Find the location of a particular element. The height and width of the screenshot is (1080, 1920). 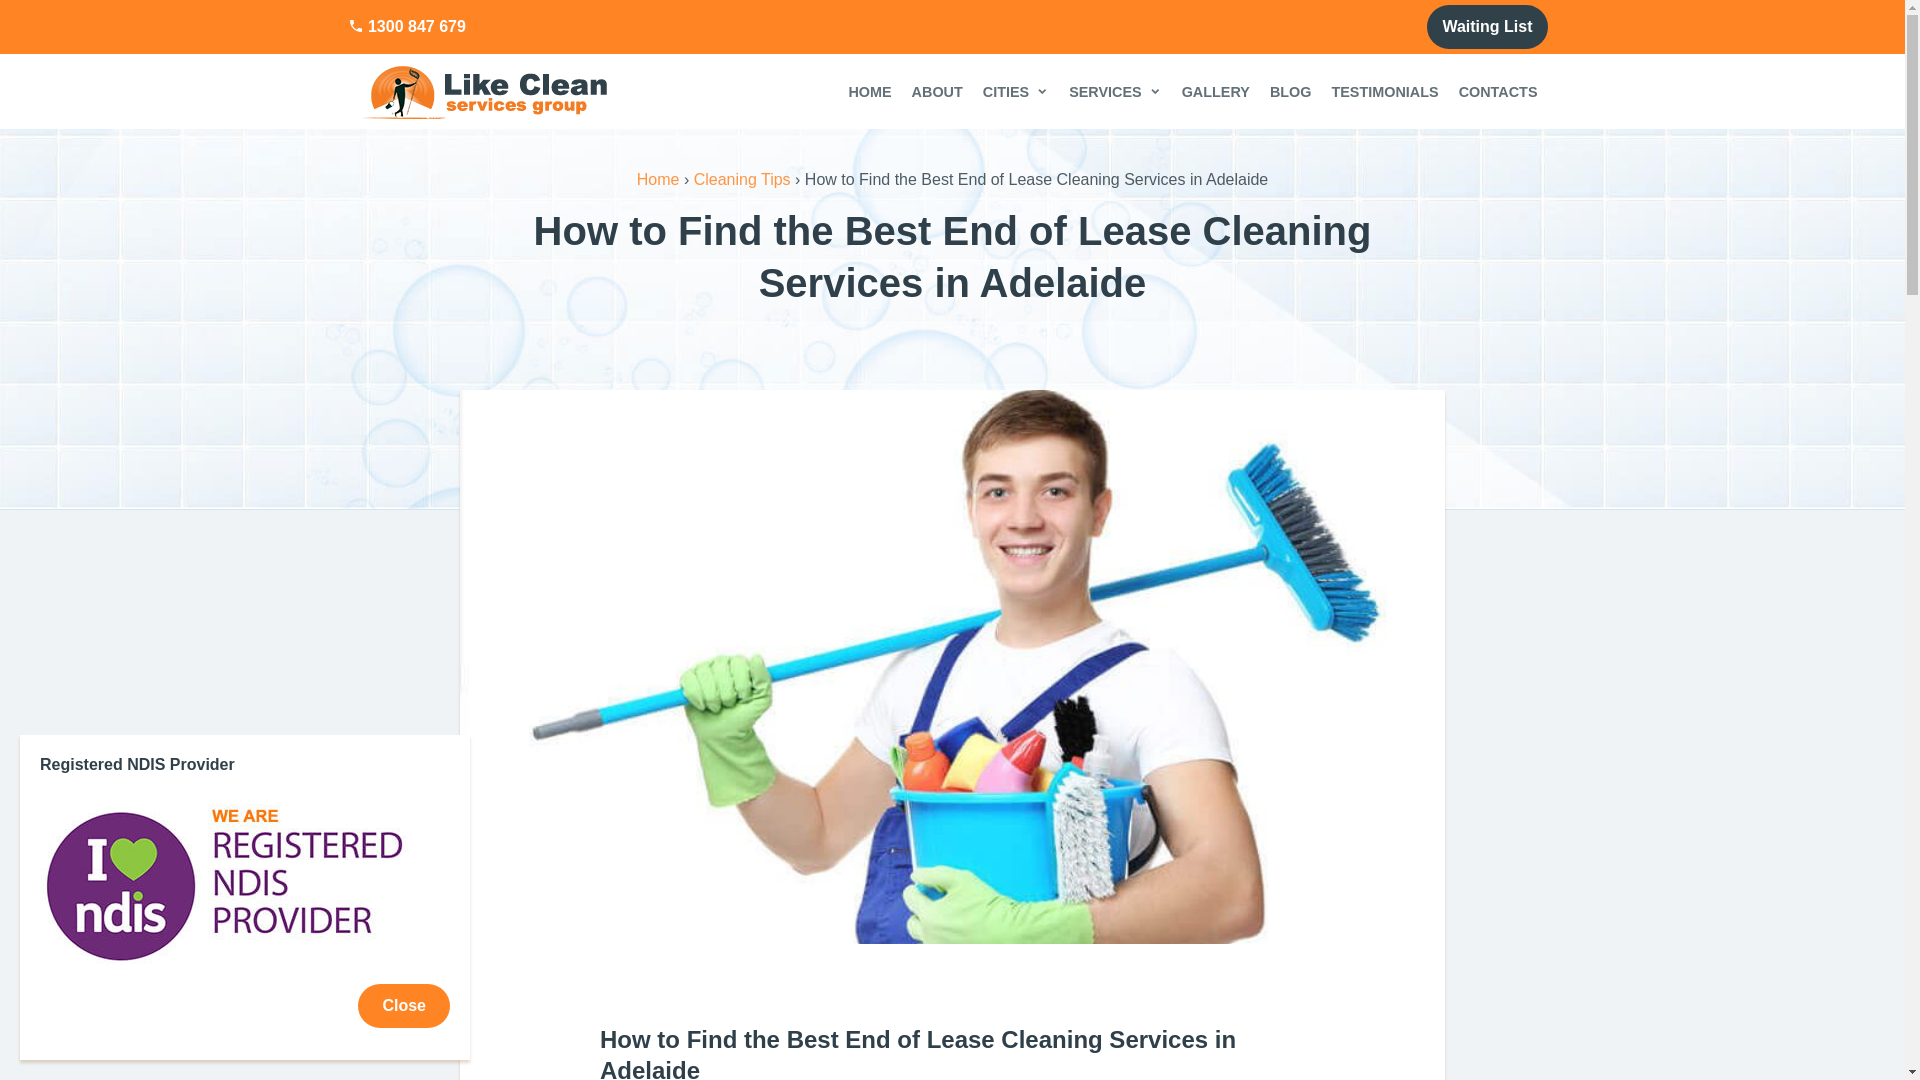

'HOME' is located at coordinates (869, 91).